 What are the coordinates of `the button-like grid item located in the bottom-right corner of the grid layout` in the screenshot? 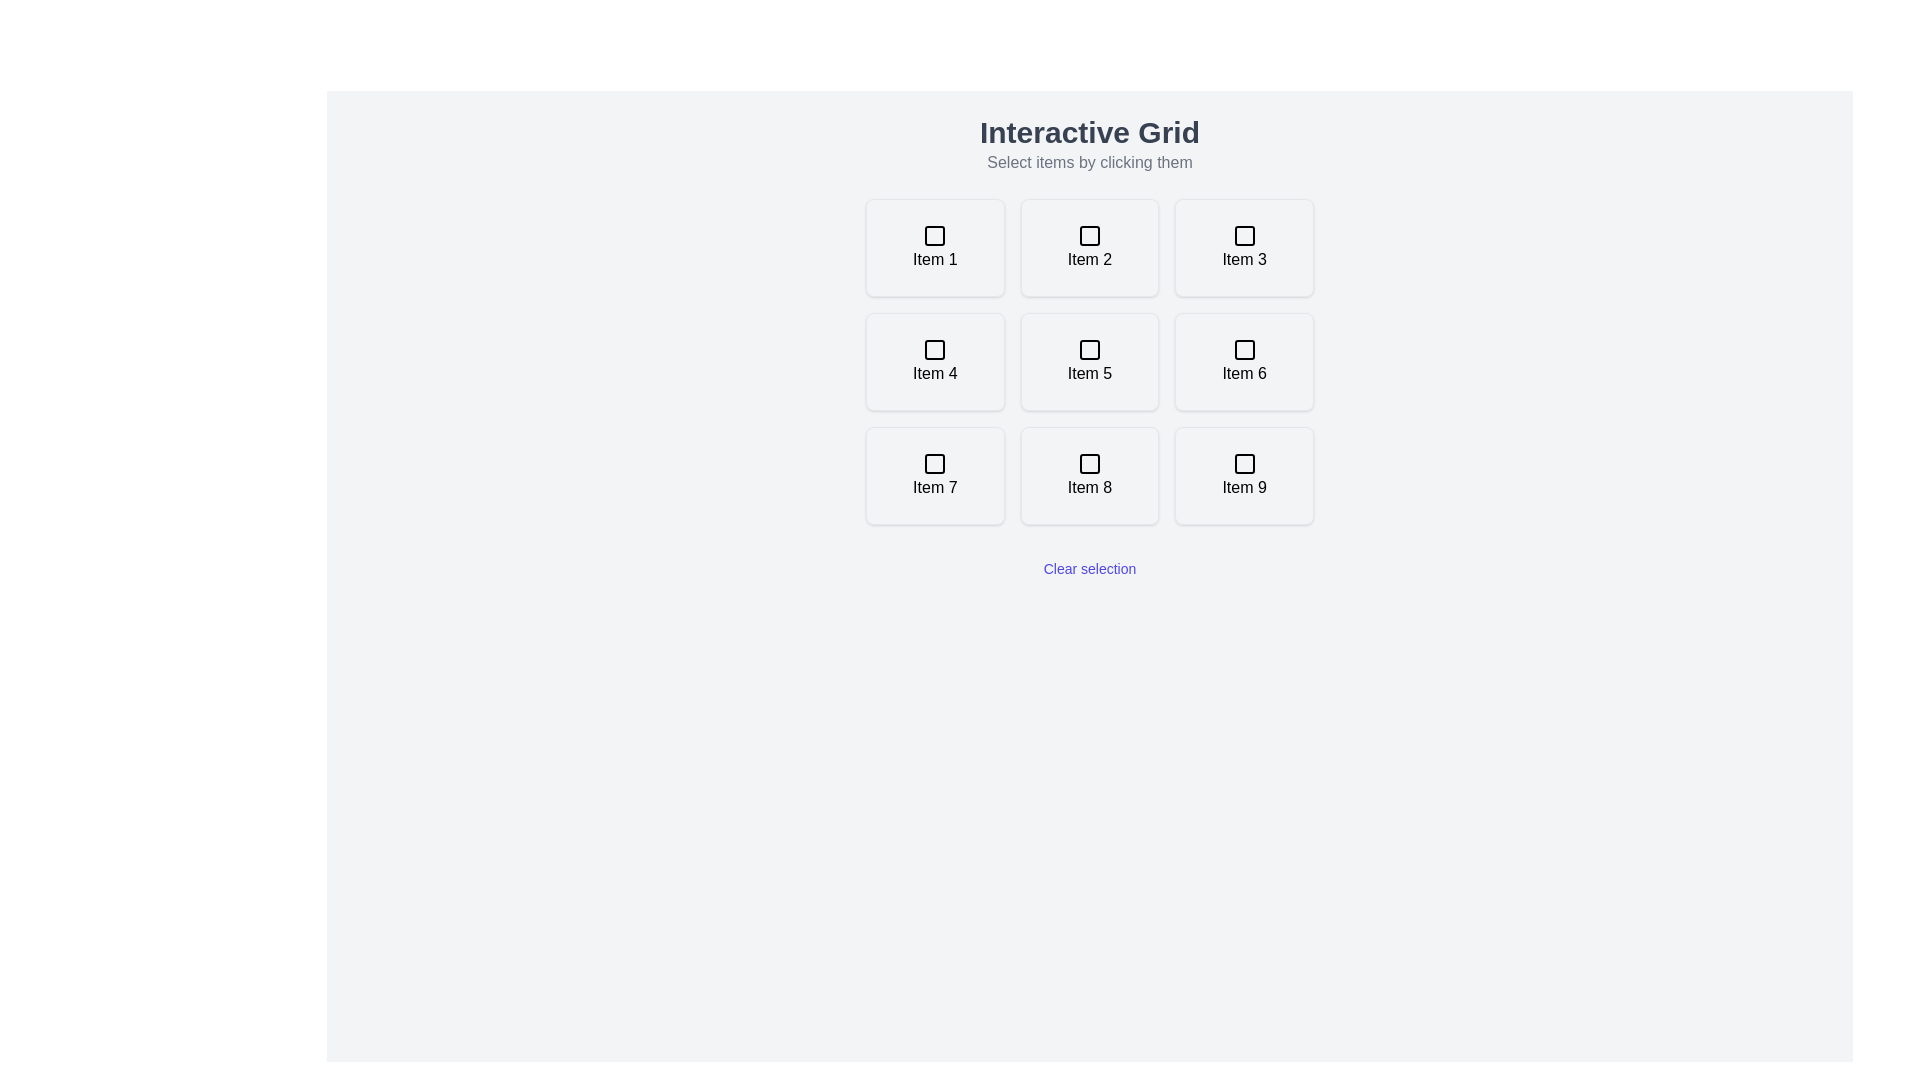 It's located at (1243, 475).